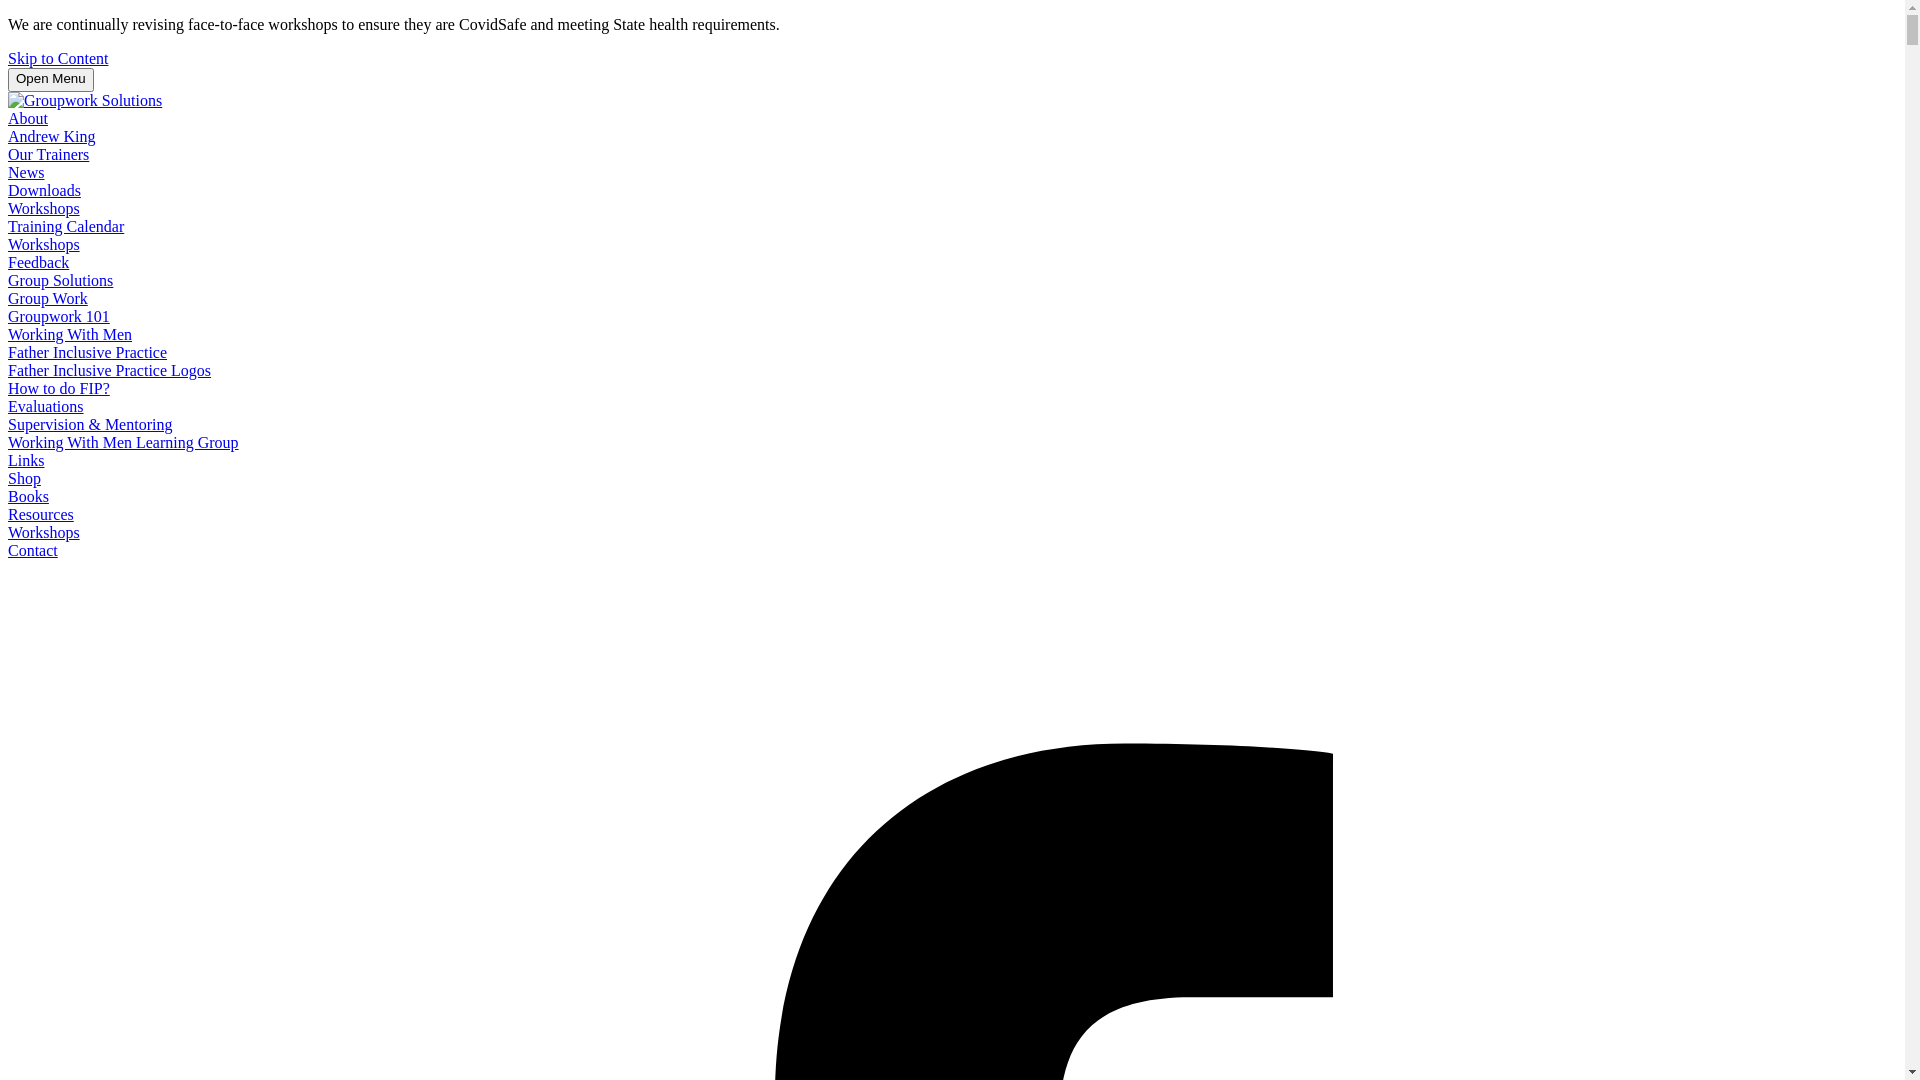  I want to click on 'Feedback', so click(38, 261).